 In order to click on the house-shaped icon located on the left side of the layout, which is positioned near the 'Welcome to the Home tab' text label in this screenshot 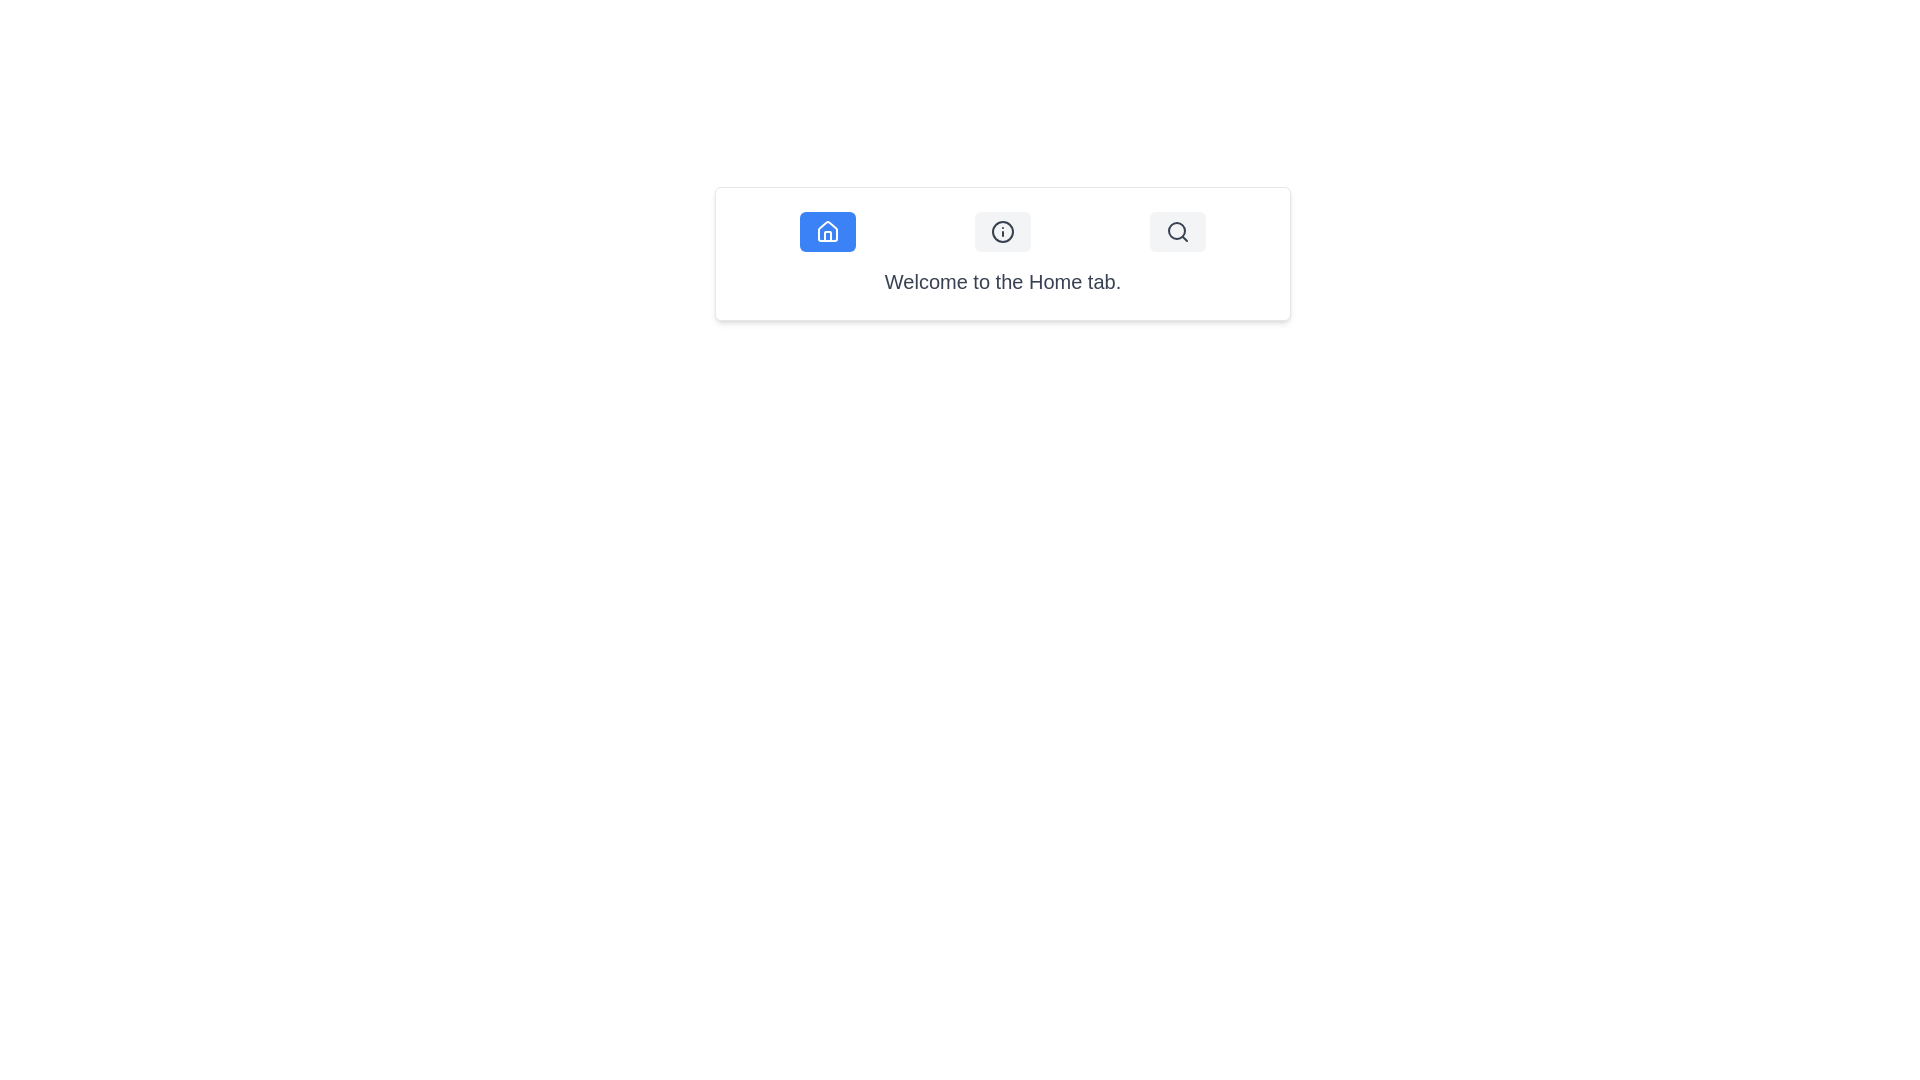, I will do `click(827, 230)`.